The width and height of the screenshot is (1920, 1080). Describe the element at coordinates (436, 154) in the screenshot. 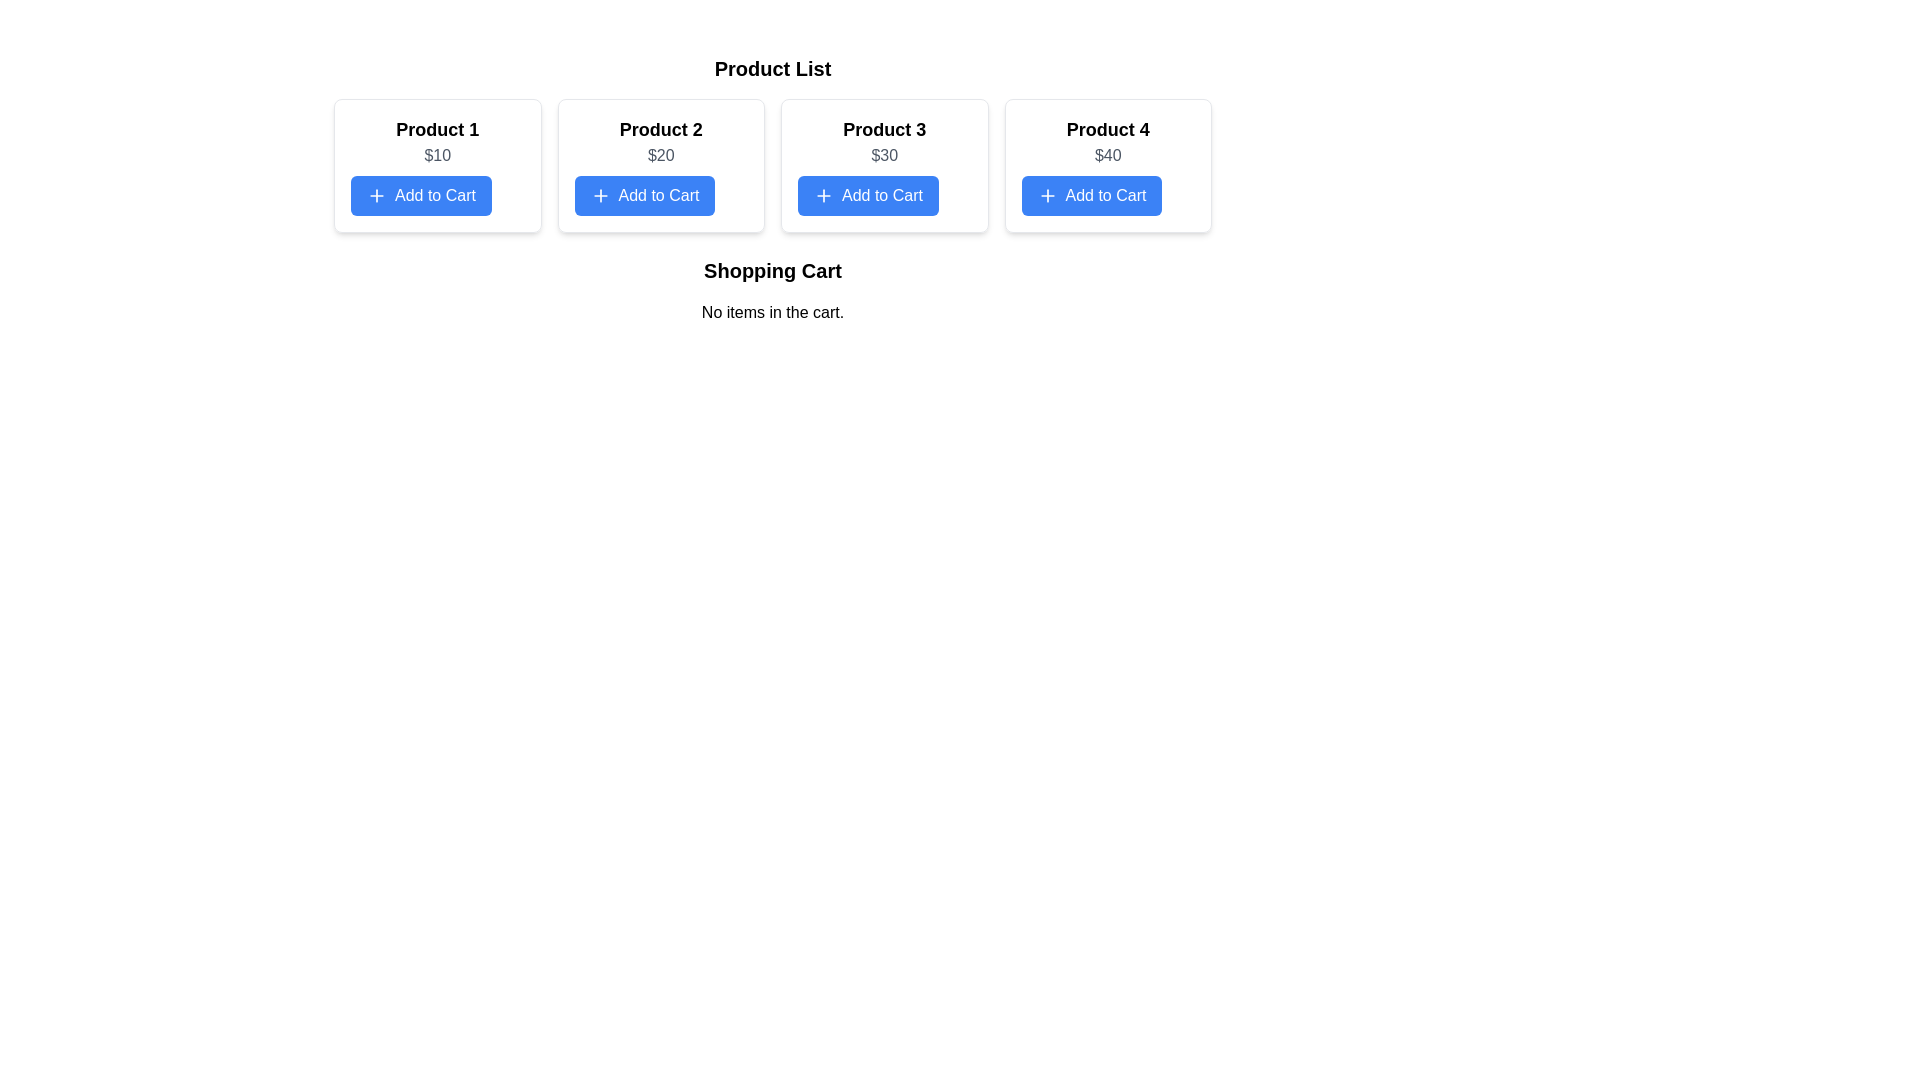

I see `the text label displaying the price '$10' in light gray, positioned below the title 'Product 1' within the product card` at that location.